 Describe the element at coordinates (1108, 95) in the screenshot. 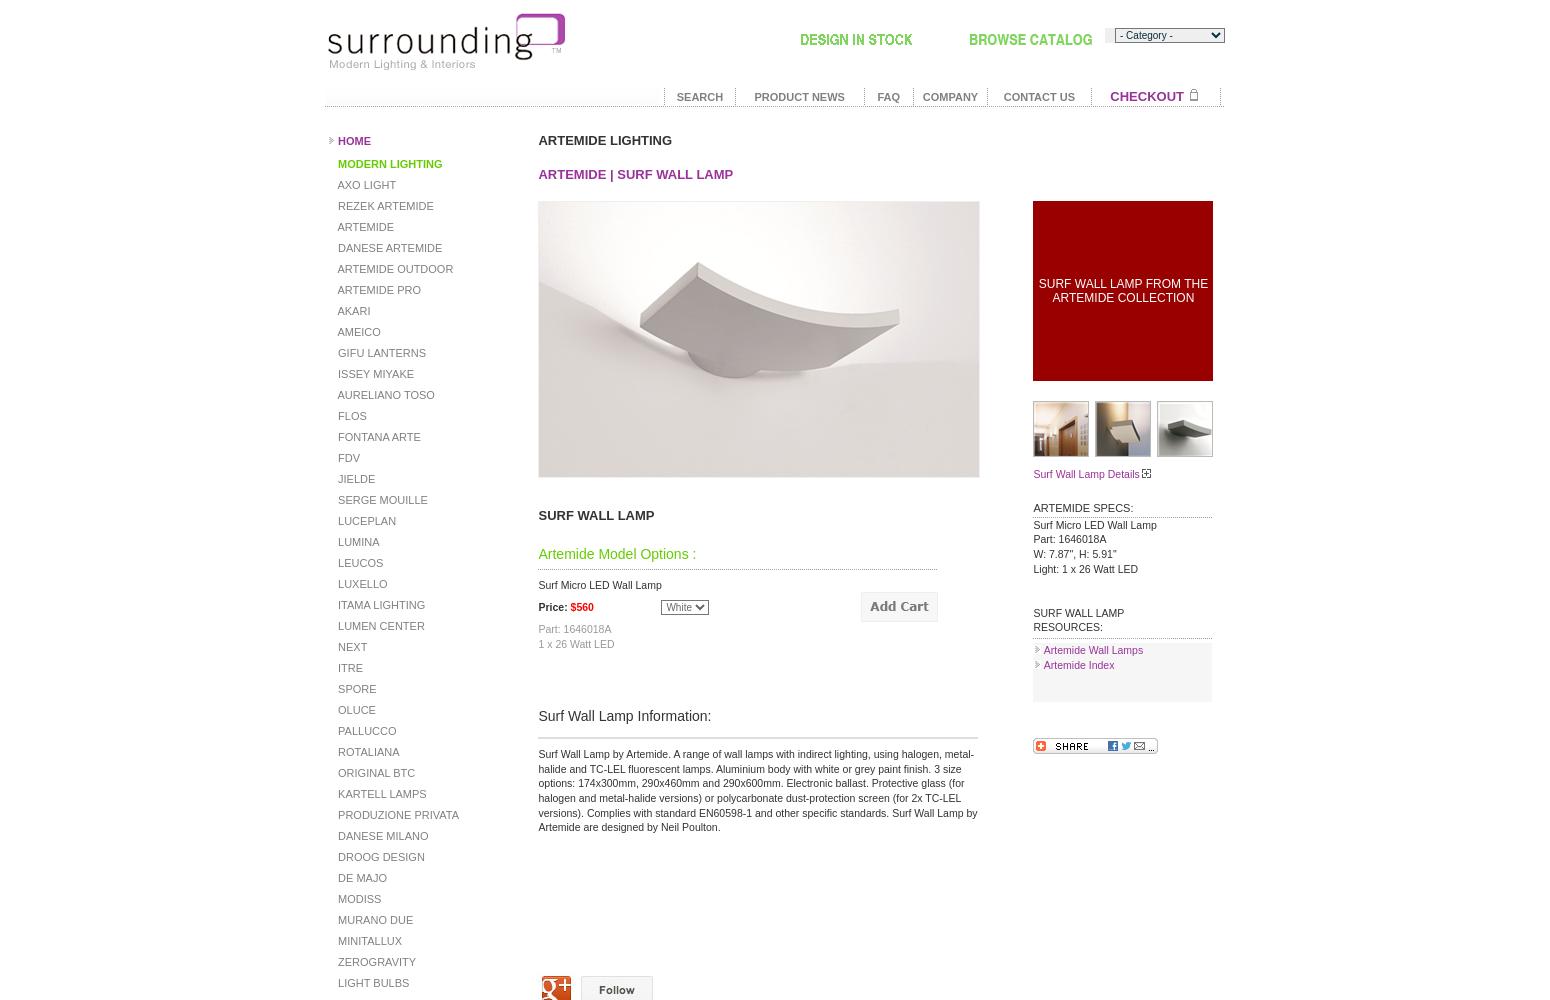

I see `'CHECKOUT'` at that location.